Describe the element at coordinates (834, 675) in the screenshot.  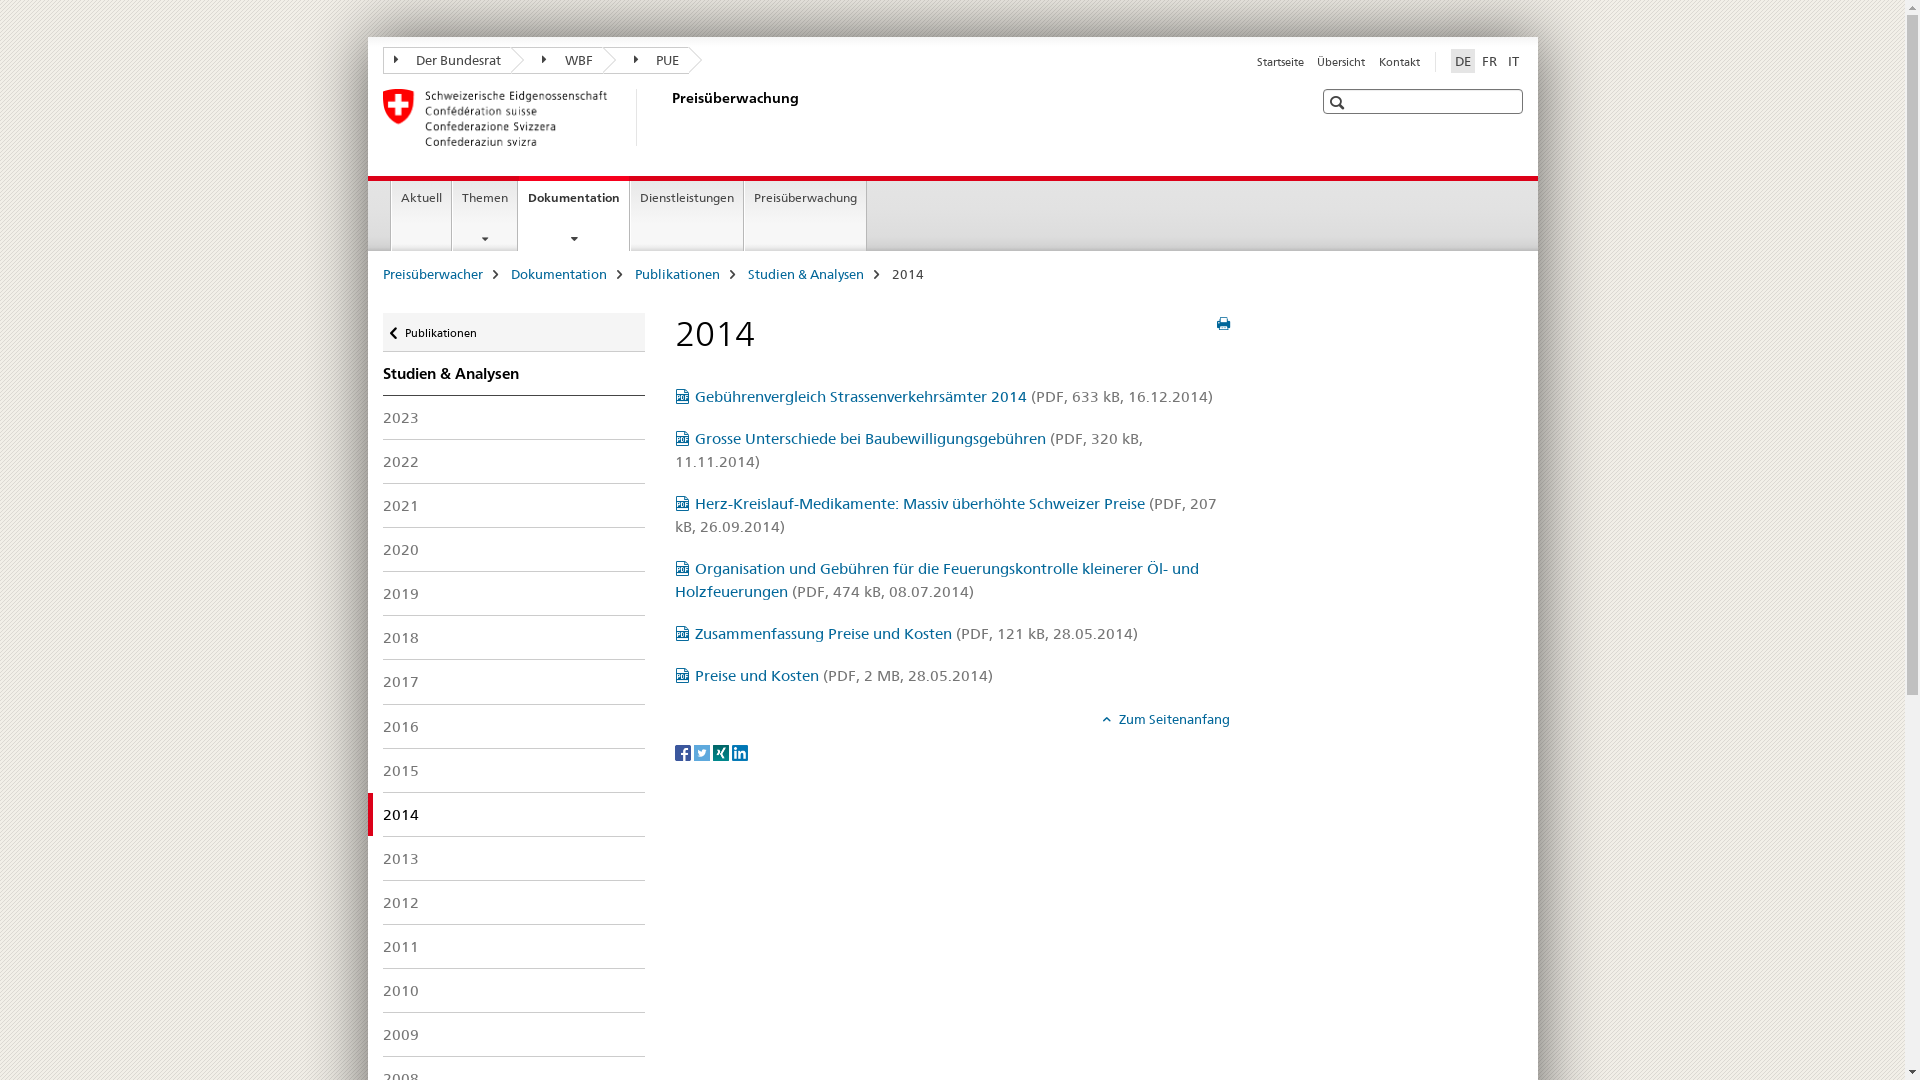
I see `'Preise und Kosten (PDF, 2 MB, 28.05.2014)'` at that location.